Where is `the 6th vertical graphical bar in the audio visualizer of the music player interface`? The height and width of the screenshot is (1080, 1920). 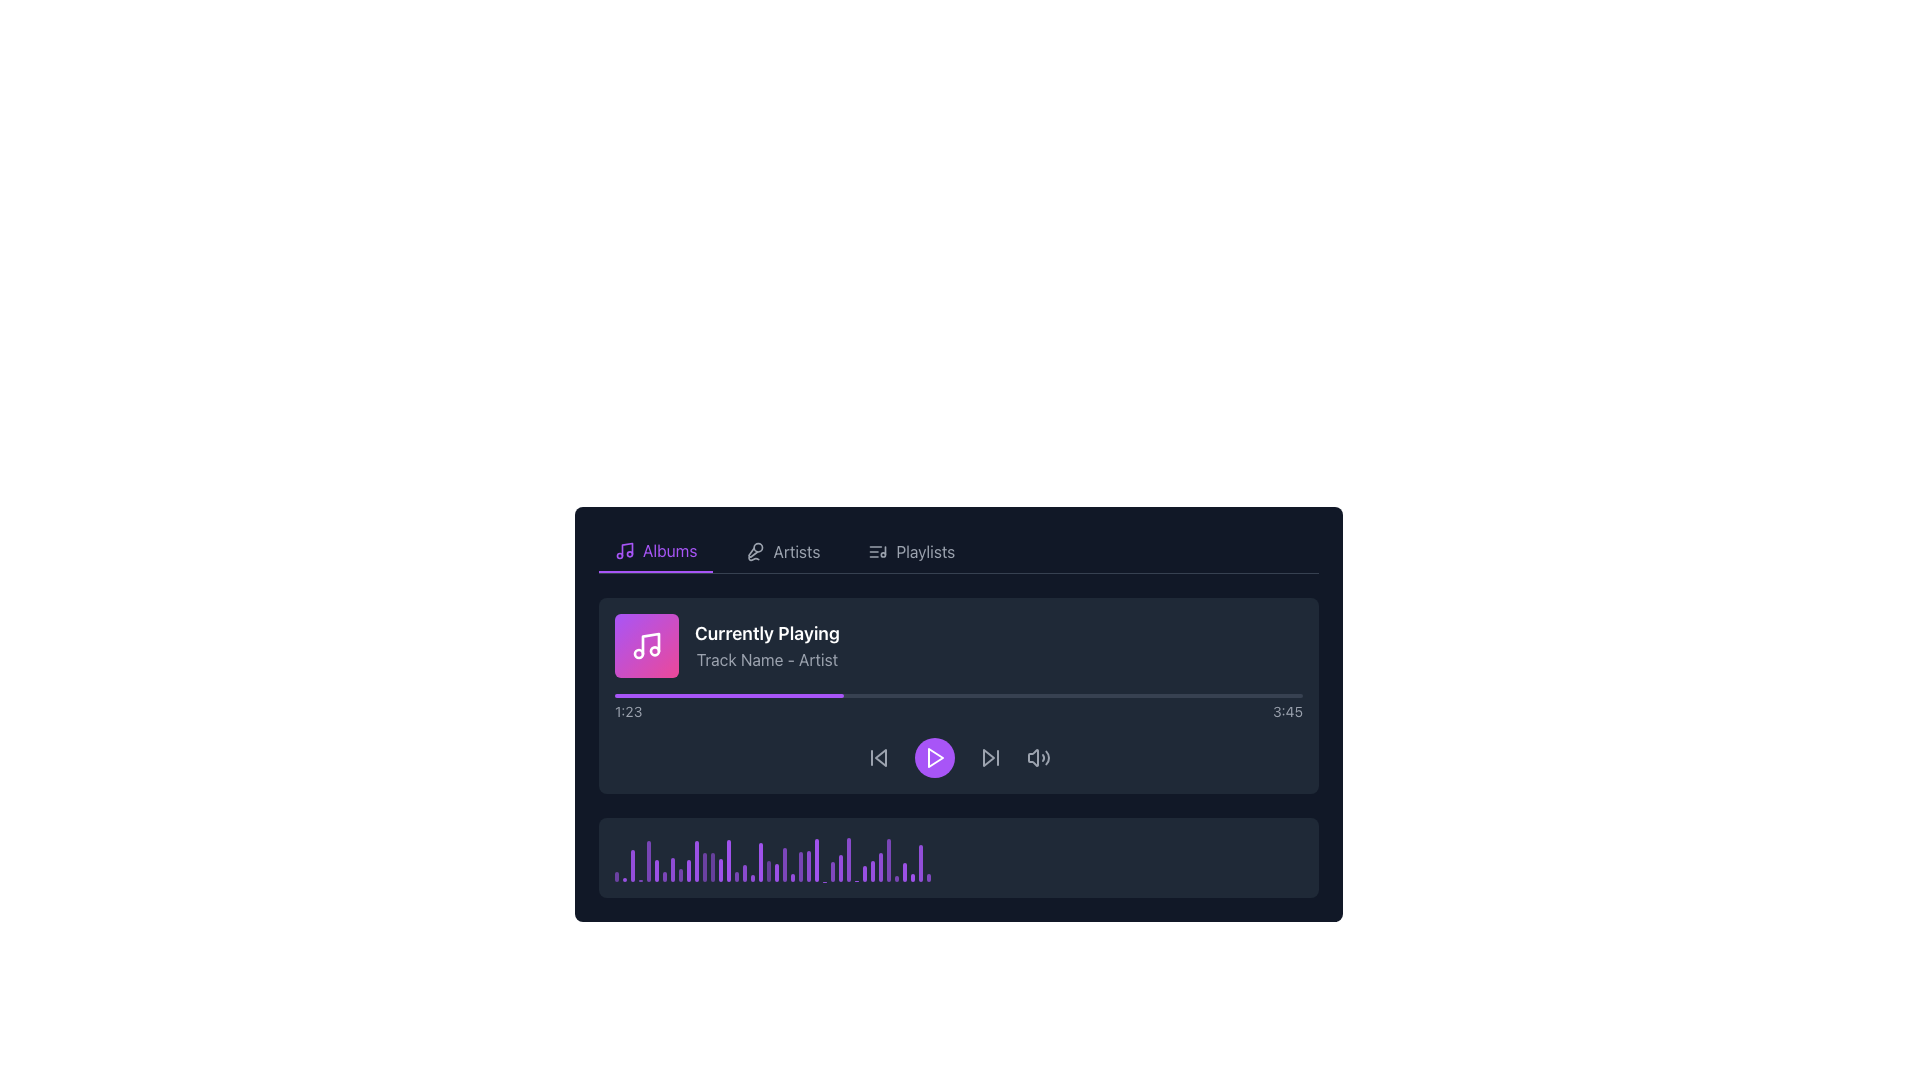 the 6th vertical graphical bar in the audio visualizer of the music player interface is located at coordinates (657, 870).